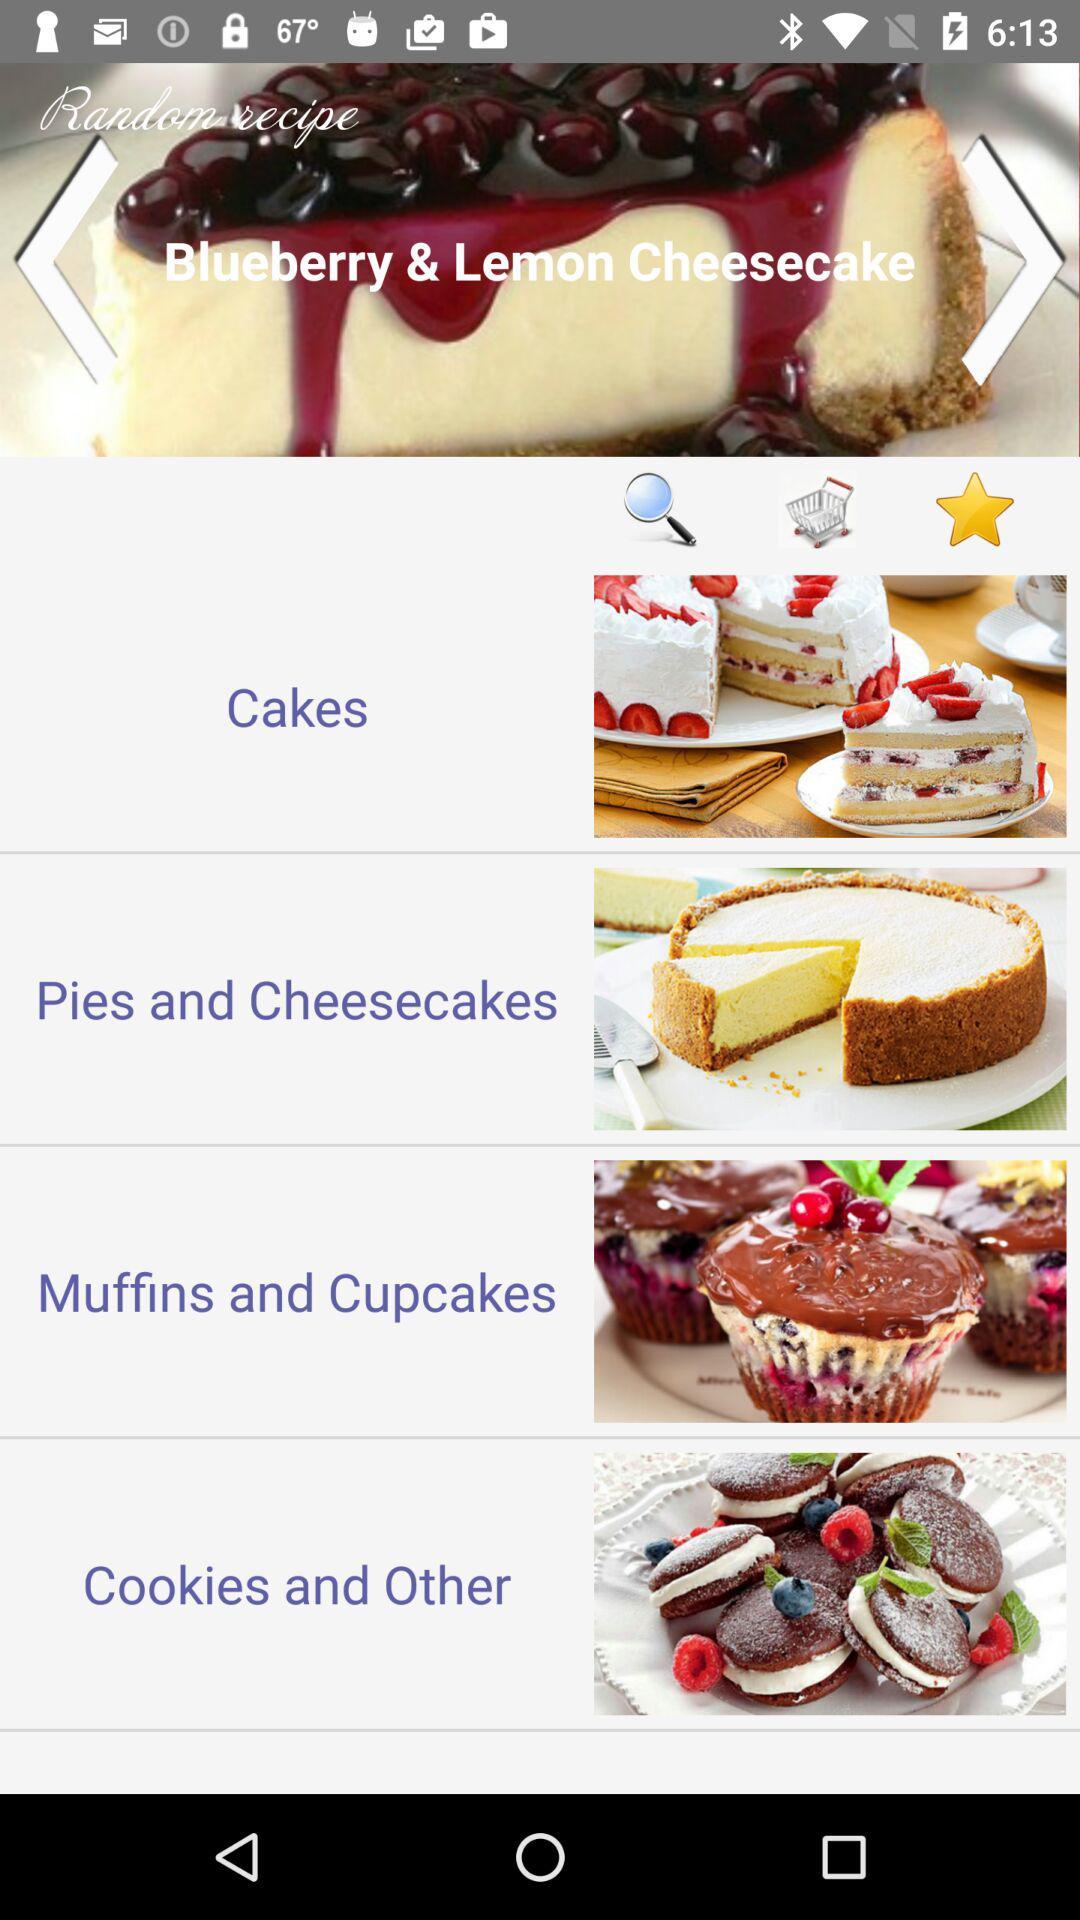  Describe the element at coordinates (297, 706) in the screenshot. I see `the item above pies and cheesecakes` at that location.